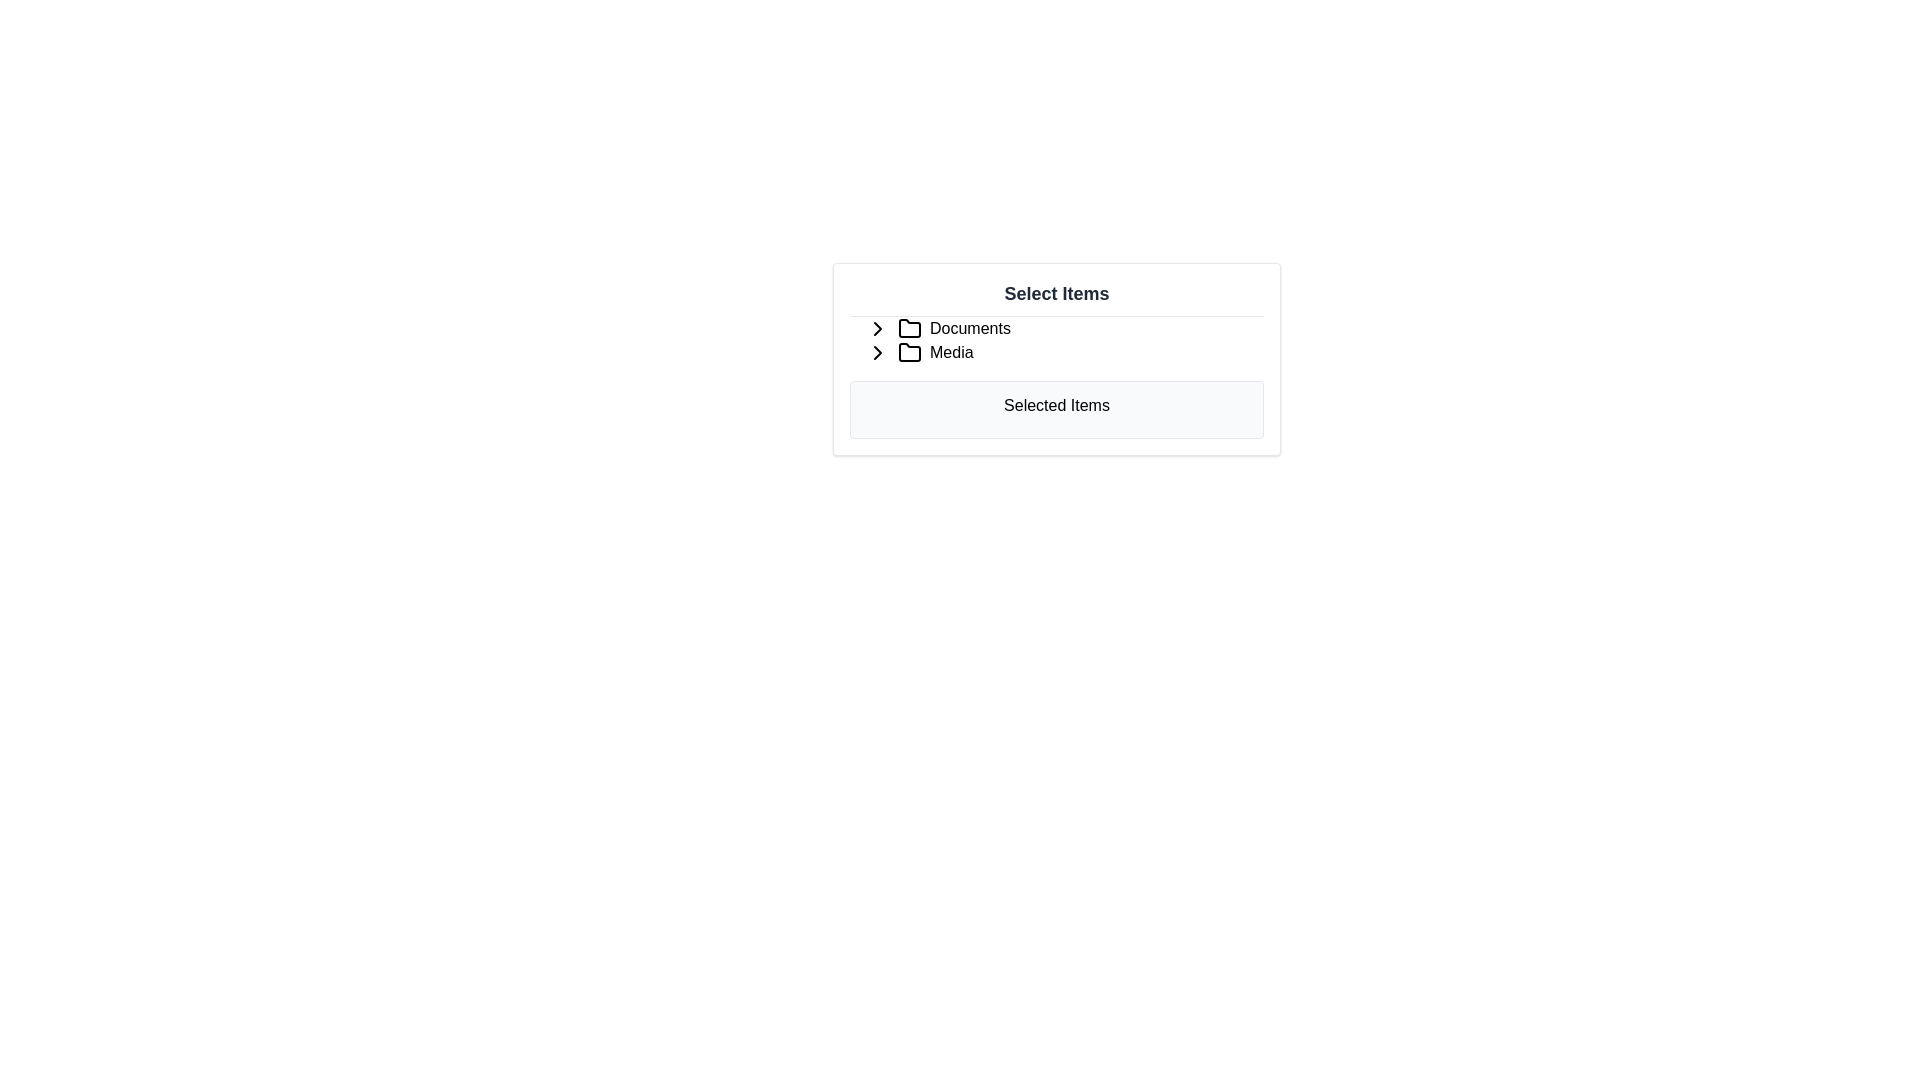 This screenshot has width=1920, height=1080. I want to click on the folder icon that represents the 'Documents' category, located in the selection panel titled 'Select Items', positioned to the left of the text label 'Documents', so click(909, 327).